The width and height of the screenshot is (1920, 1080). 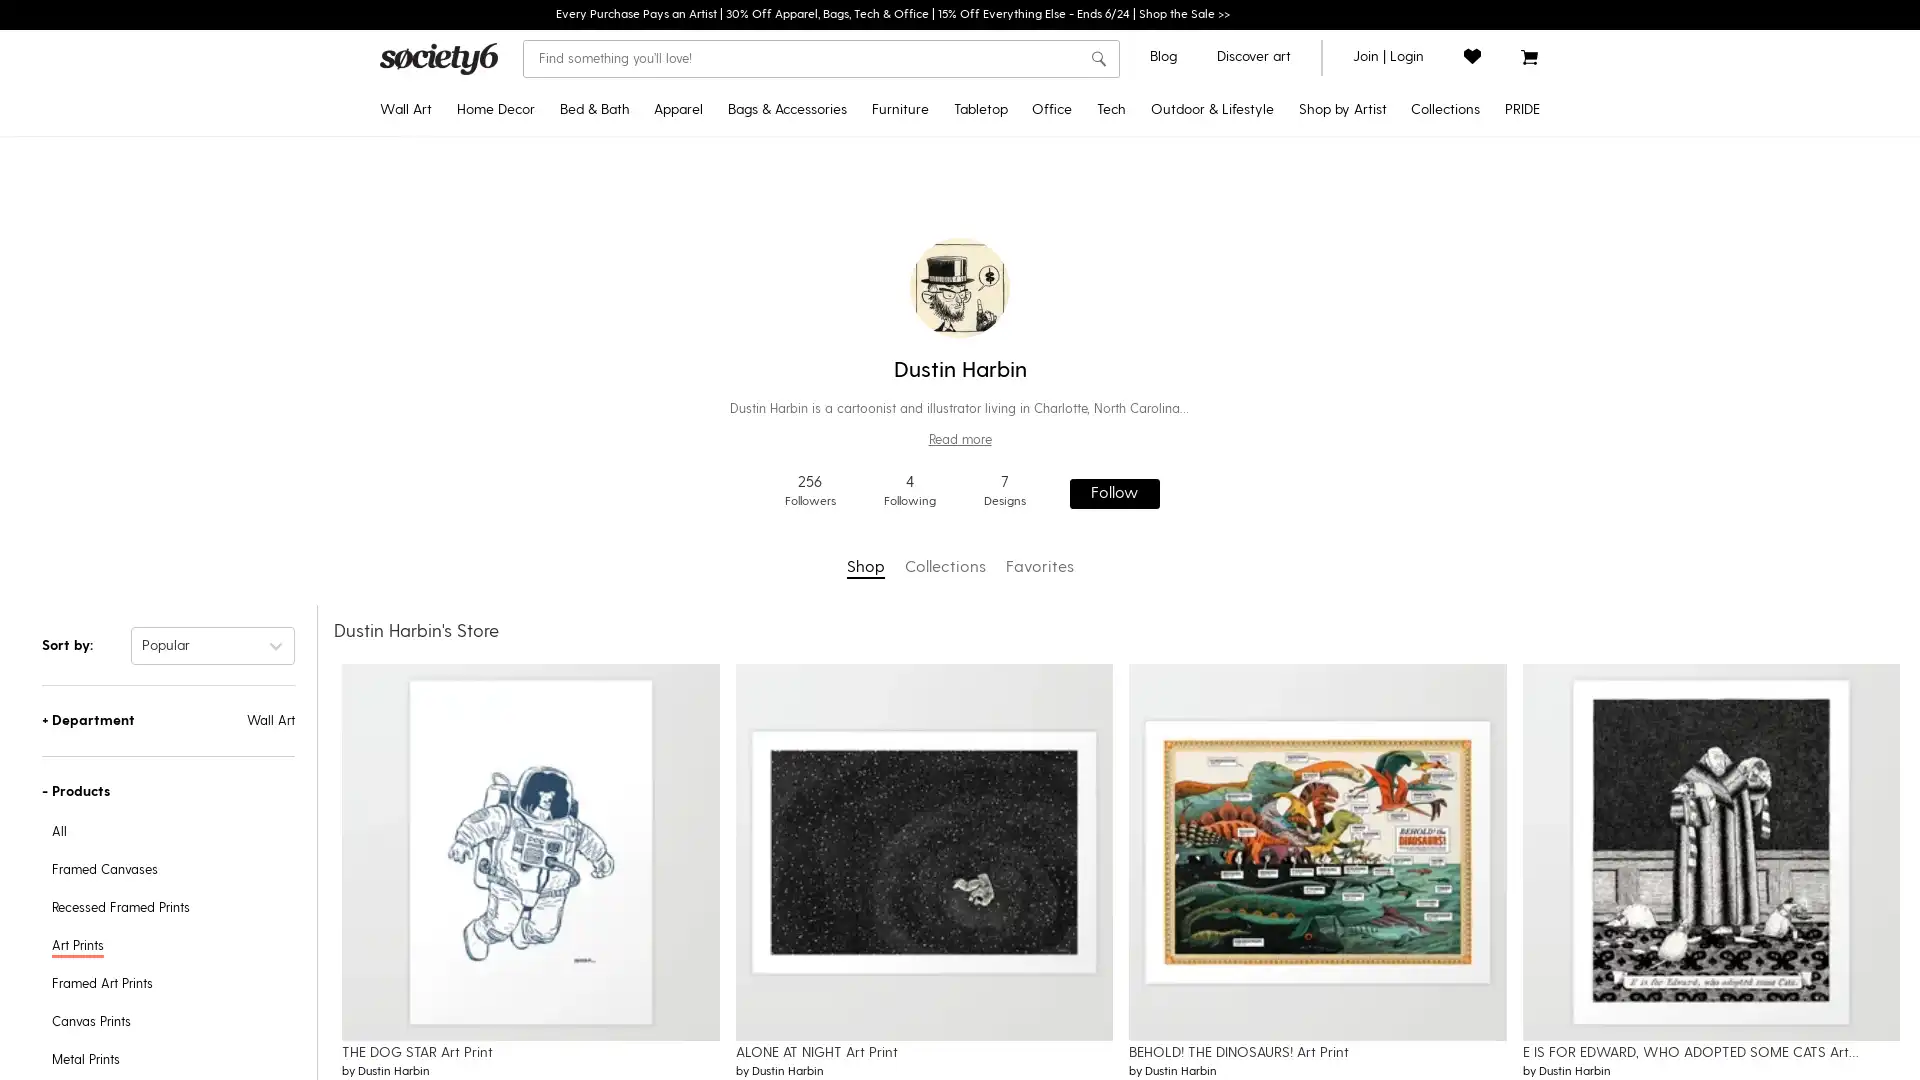 I want to click on Discover Black Artists, so click(x=1371, y=257).